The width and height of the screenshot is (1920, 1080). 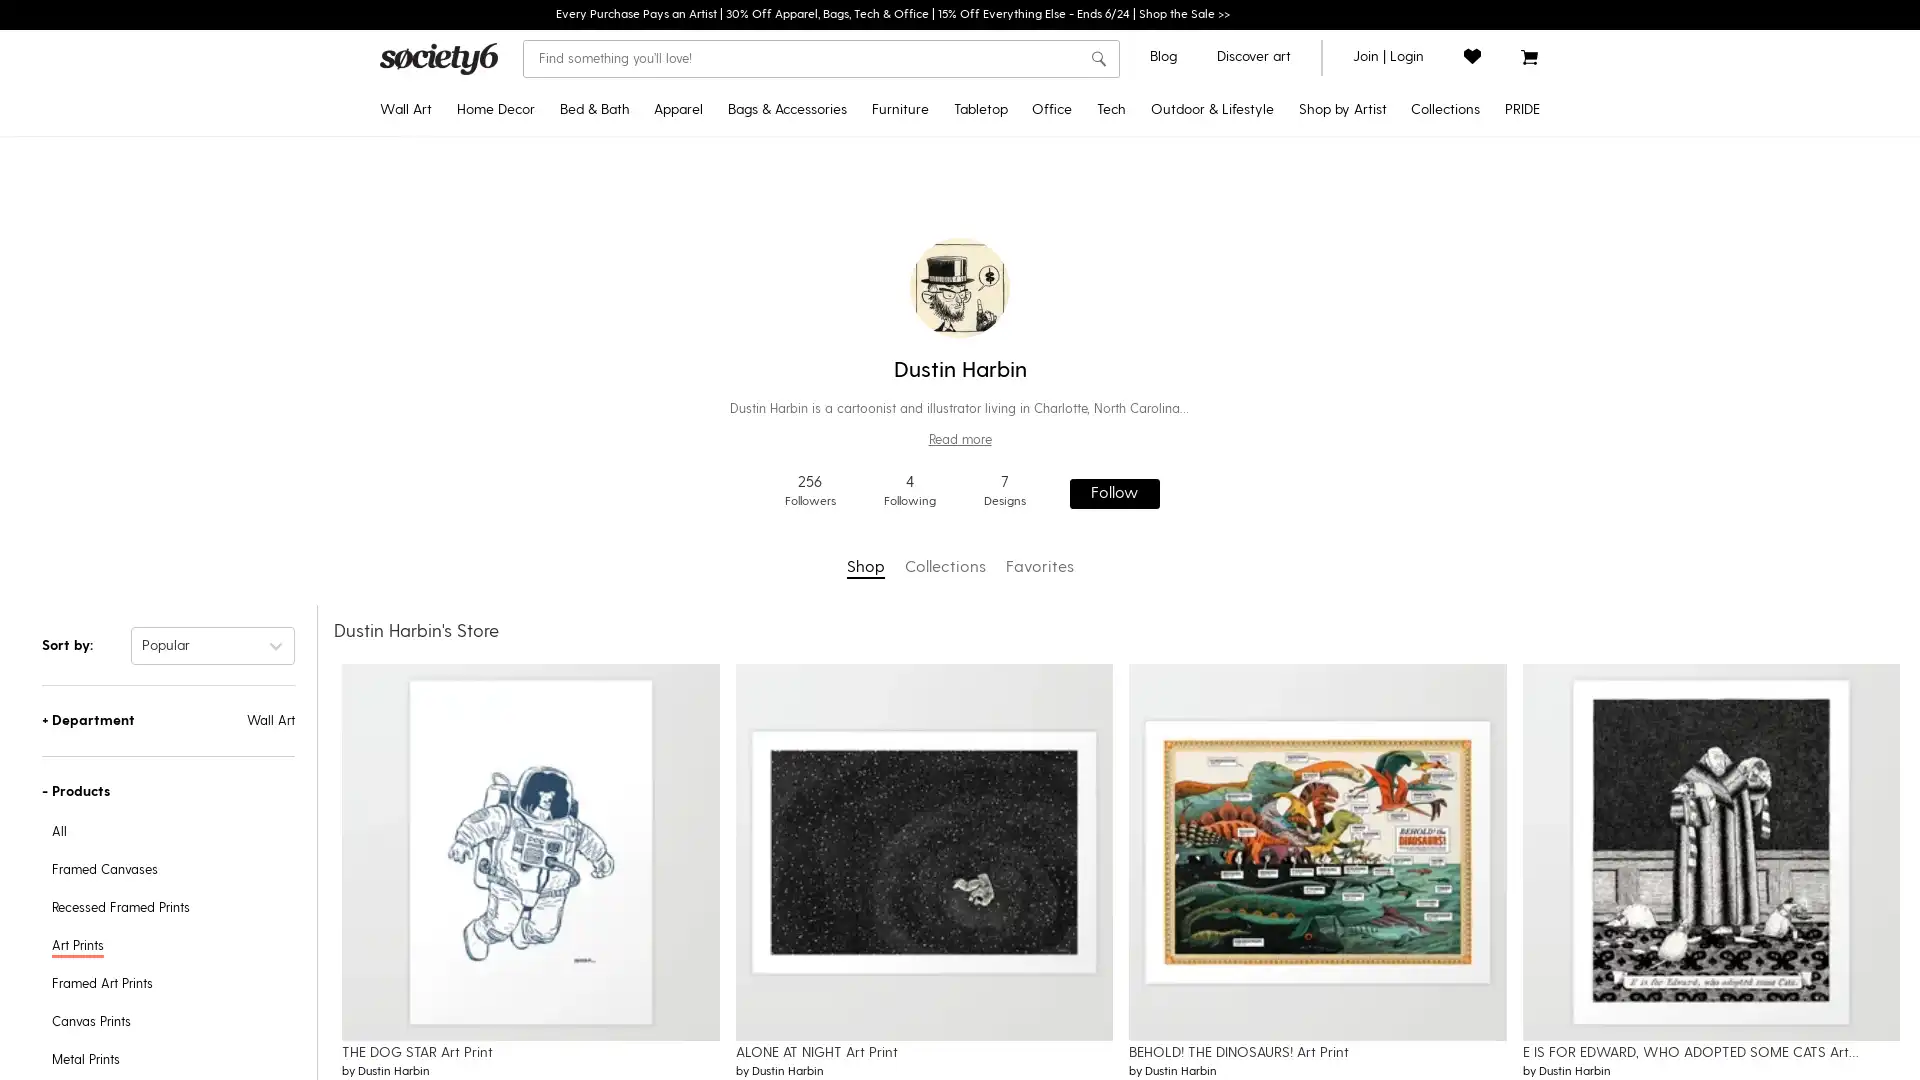 I want to click on Discover Black Artists, so click(x=1371, y=257).